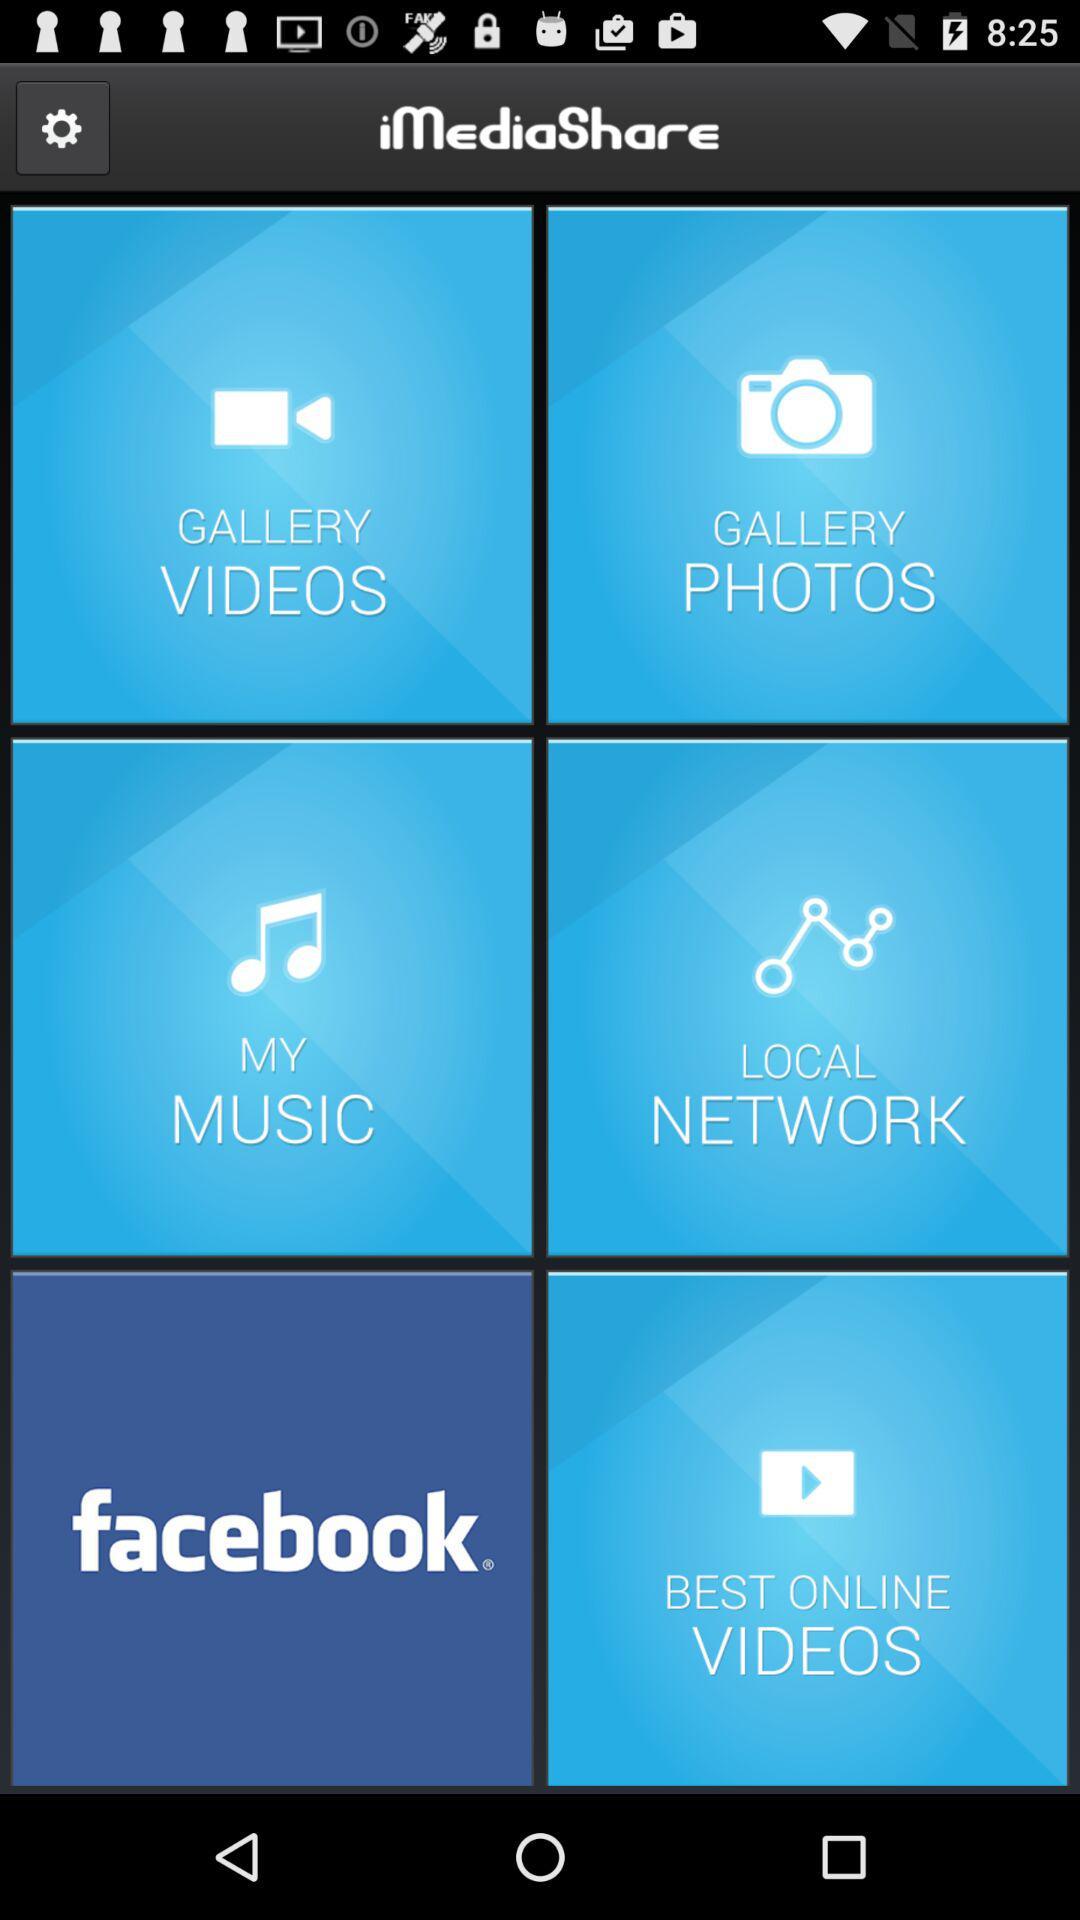 This screenshot has width=1080, height=1920. I want to click on load local network, so click(806, 997).